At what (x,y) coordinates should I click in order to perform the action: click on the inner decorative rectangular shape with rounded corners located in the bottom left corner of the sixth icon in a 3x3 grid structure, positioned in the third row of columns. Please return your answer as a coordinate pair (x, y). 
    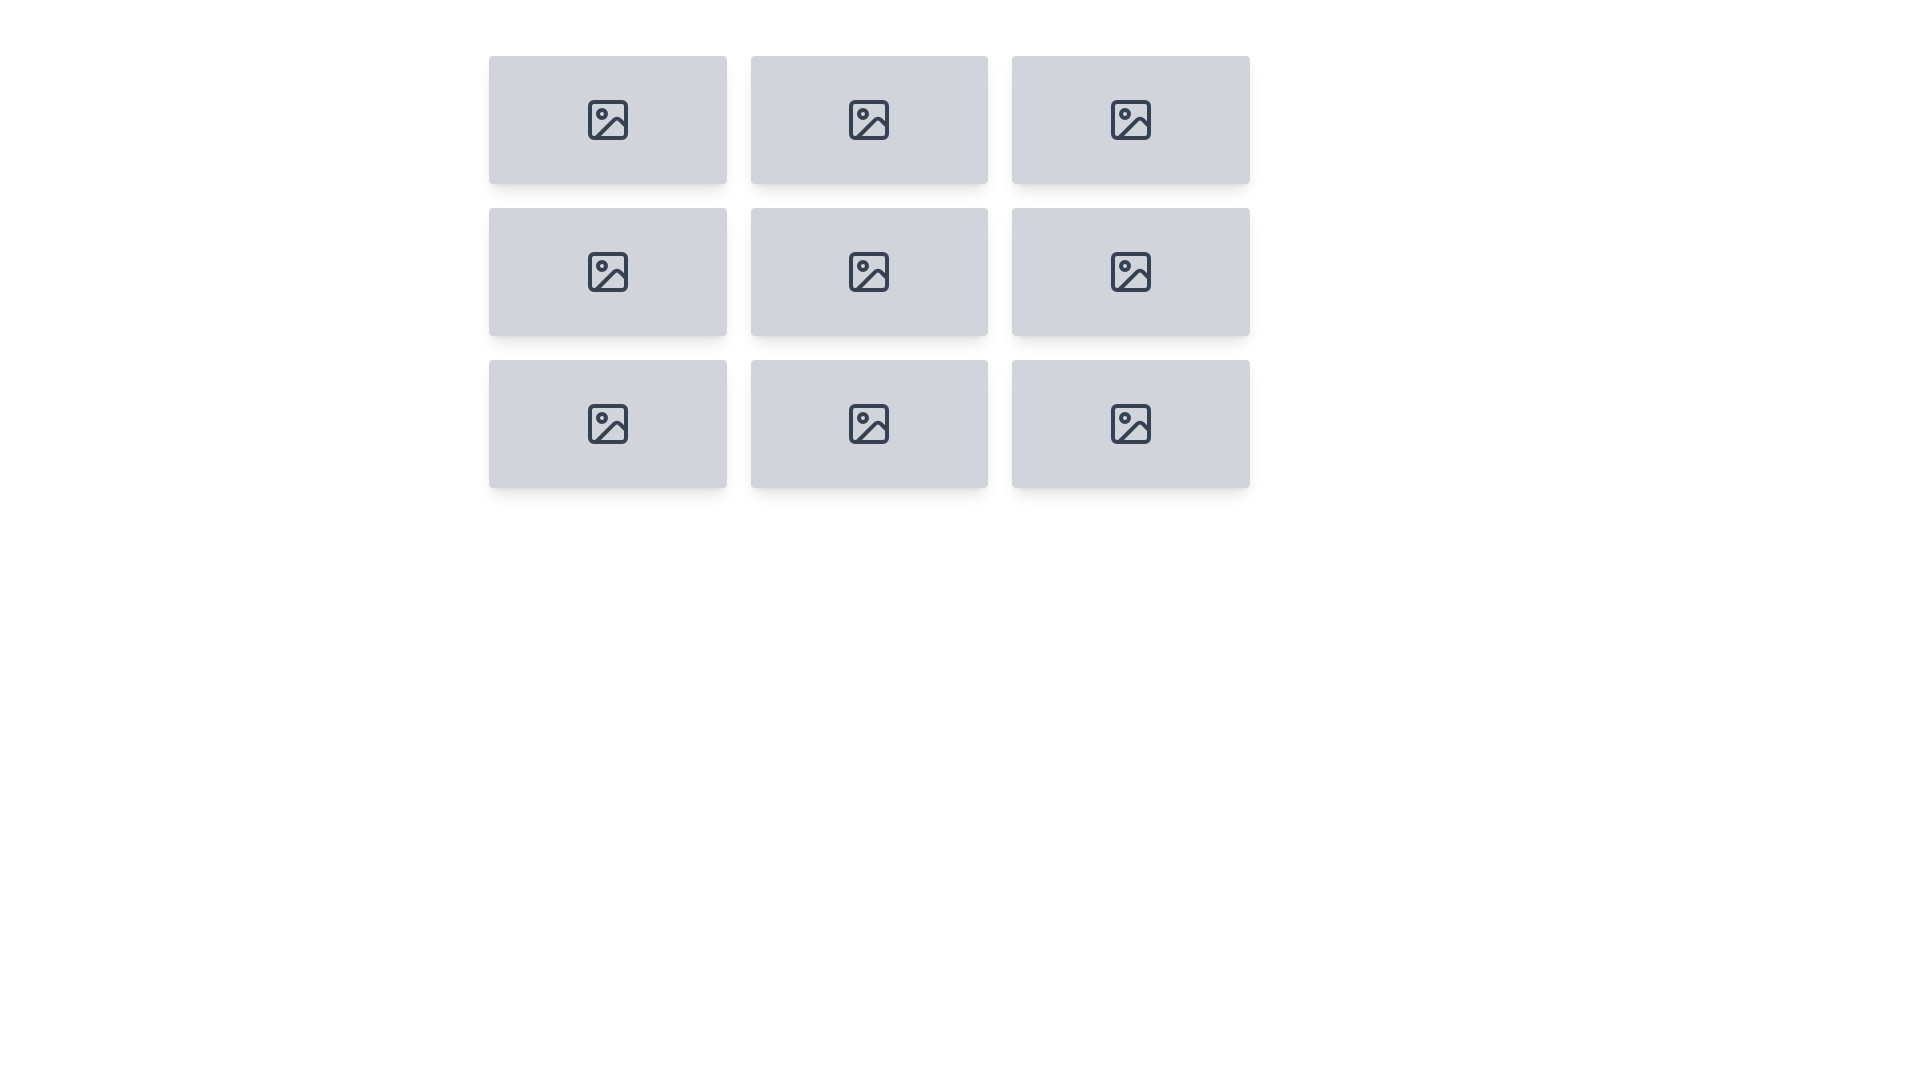
    Looking at the image, I should click on (606, 423).